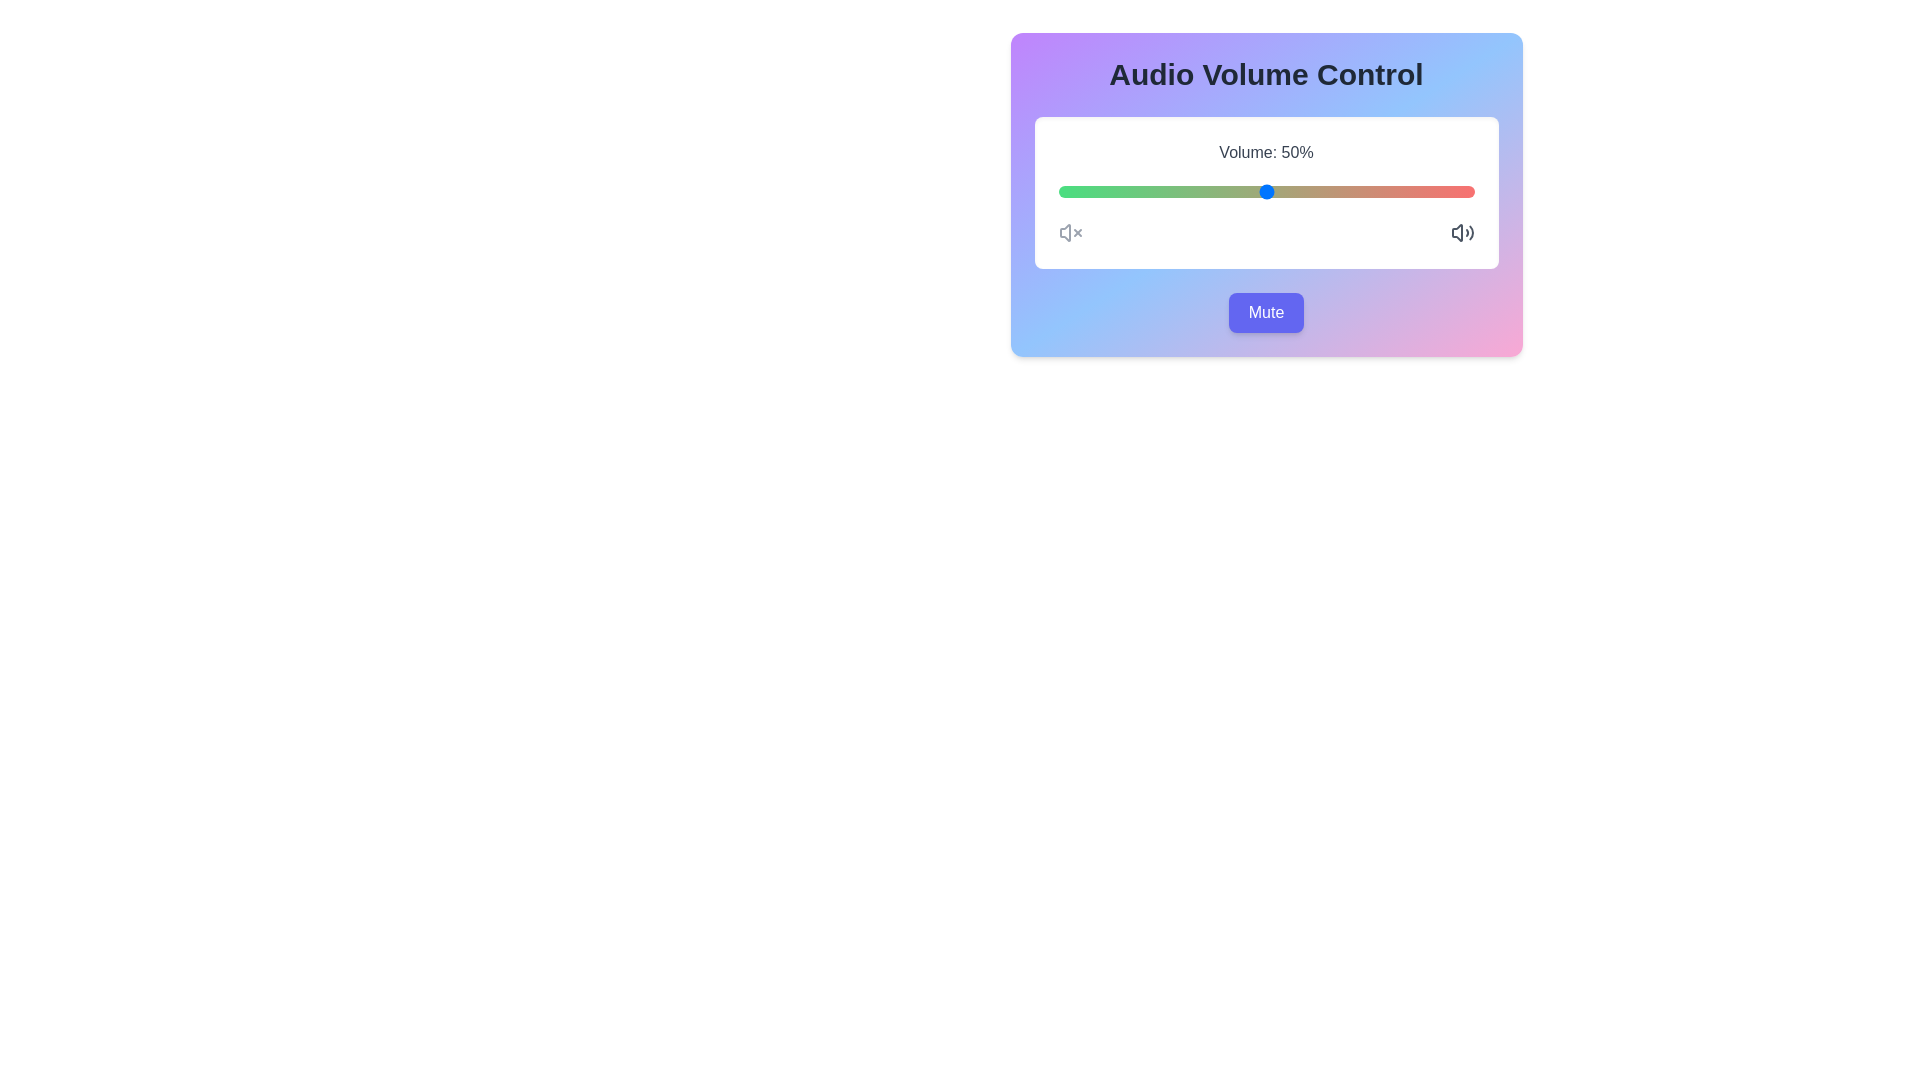 Image resolution: width=1920 pixels, height=1080 pixels. Describe the element at coordinates (1099, 192) in the screenshot. I see `the volume slider to 10%` at that location.